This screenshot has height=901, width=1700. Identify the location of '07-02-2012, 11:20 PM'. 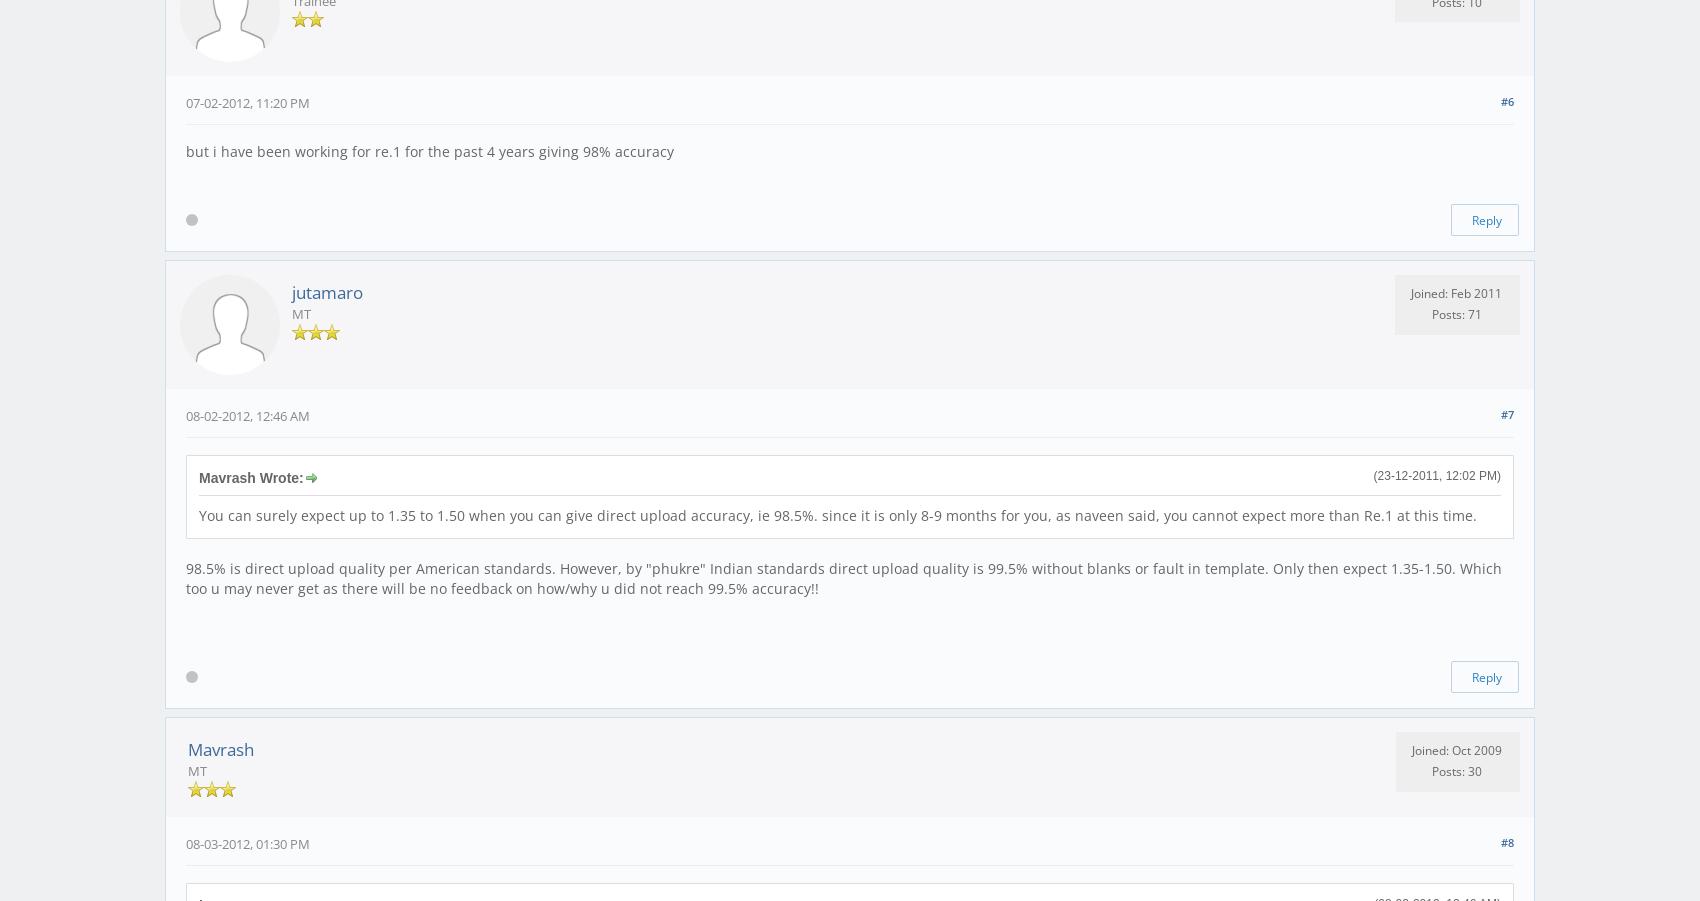
(248, 101).